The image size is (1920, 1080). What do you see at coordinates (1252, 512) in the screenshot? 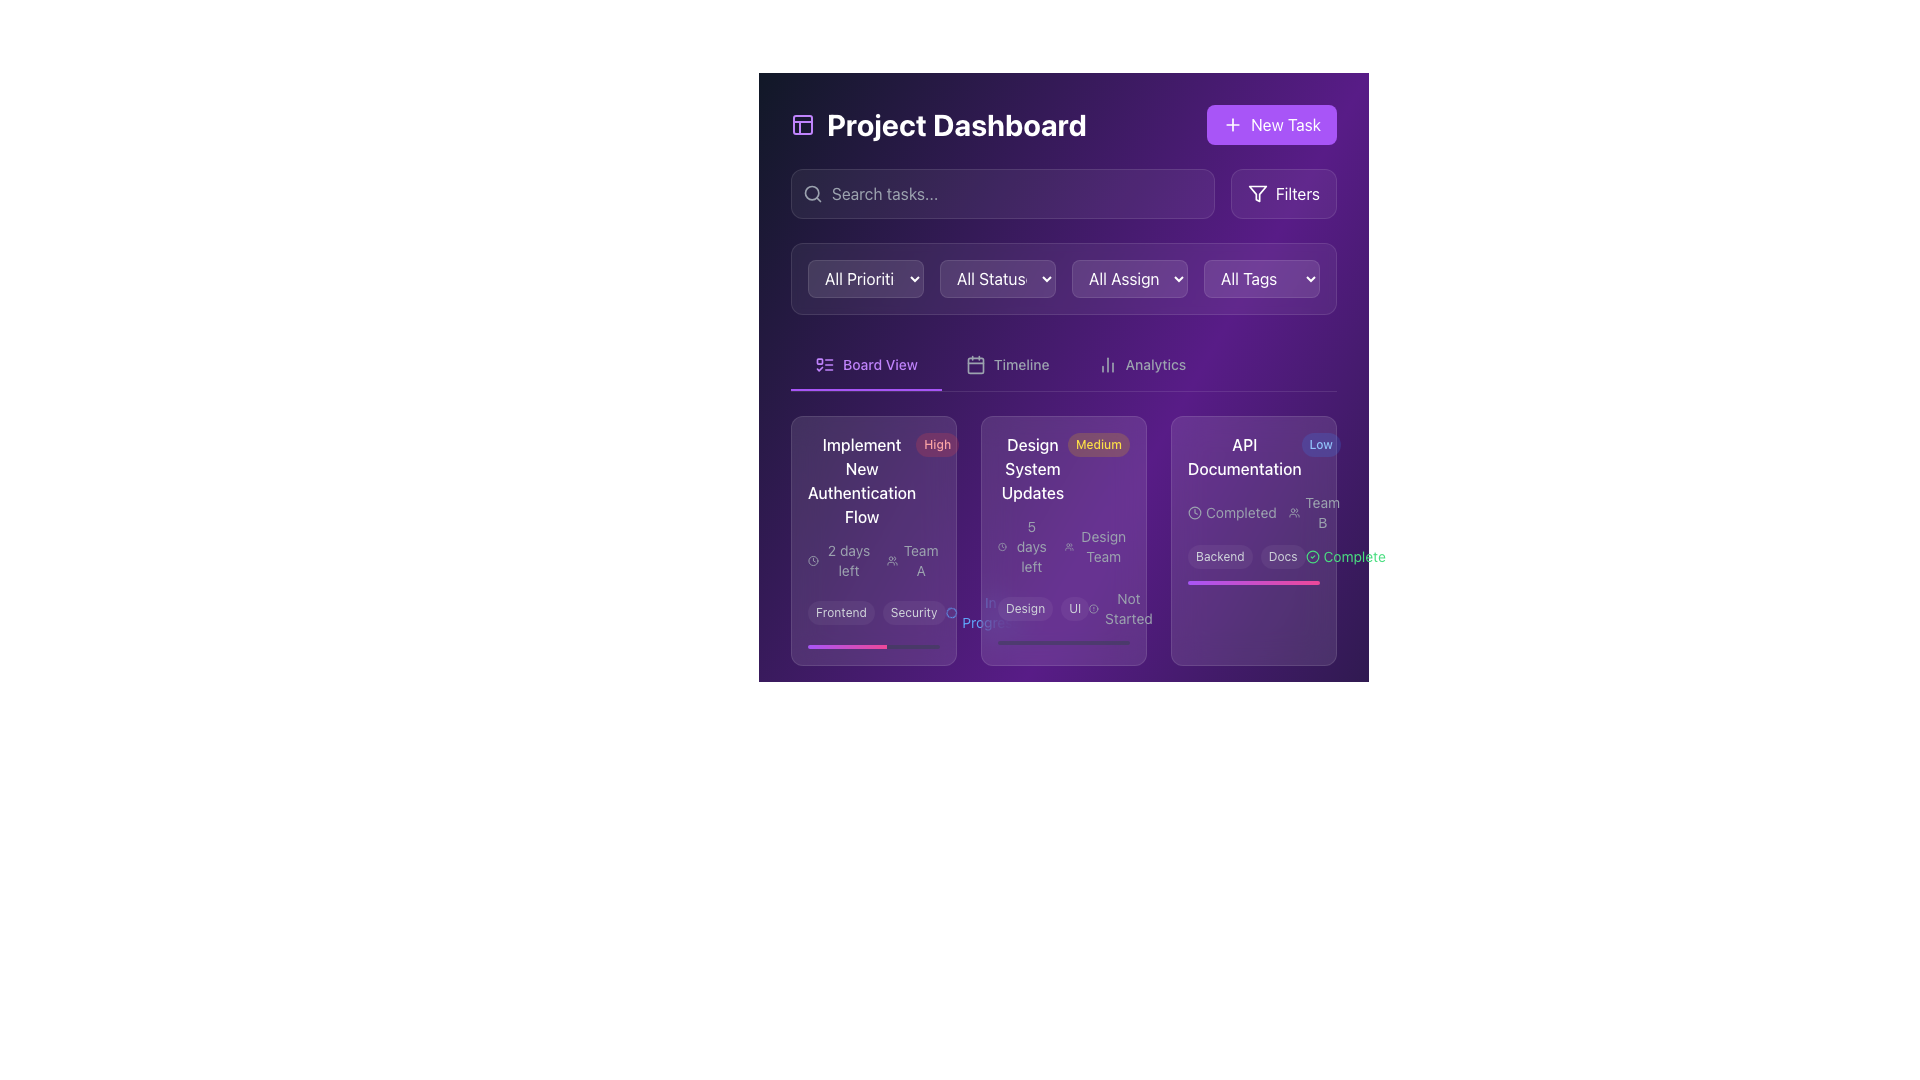
I see `the status label displaying 'Completed' for the 'API Documentation' card, which is located in the second row of its content` at bounding box center [1252, 512].